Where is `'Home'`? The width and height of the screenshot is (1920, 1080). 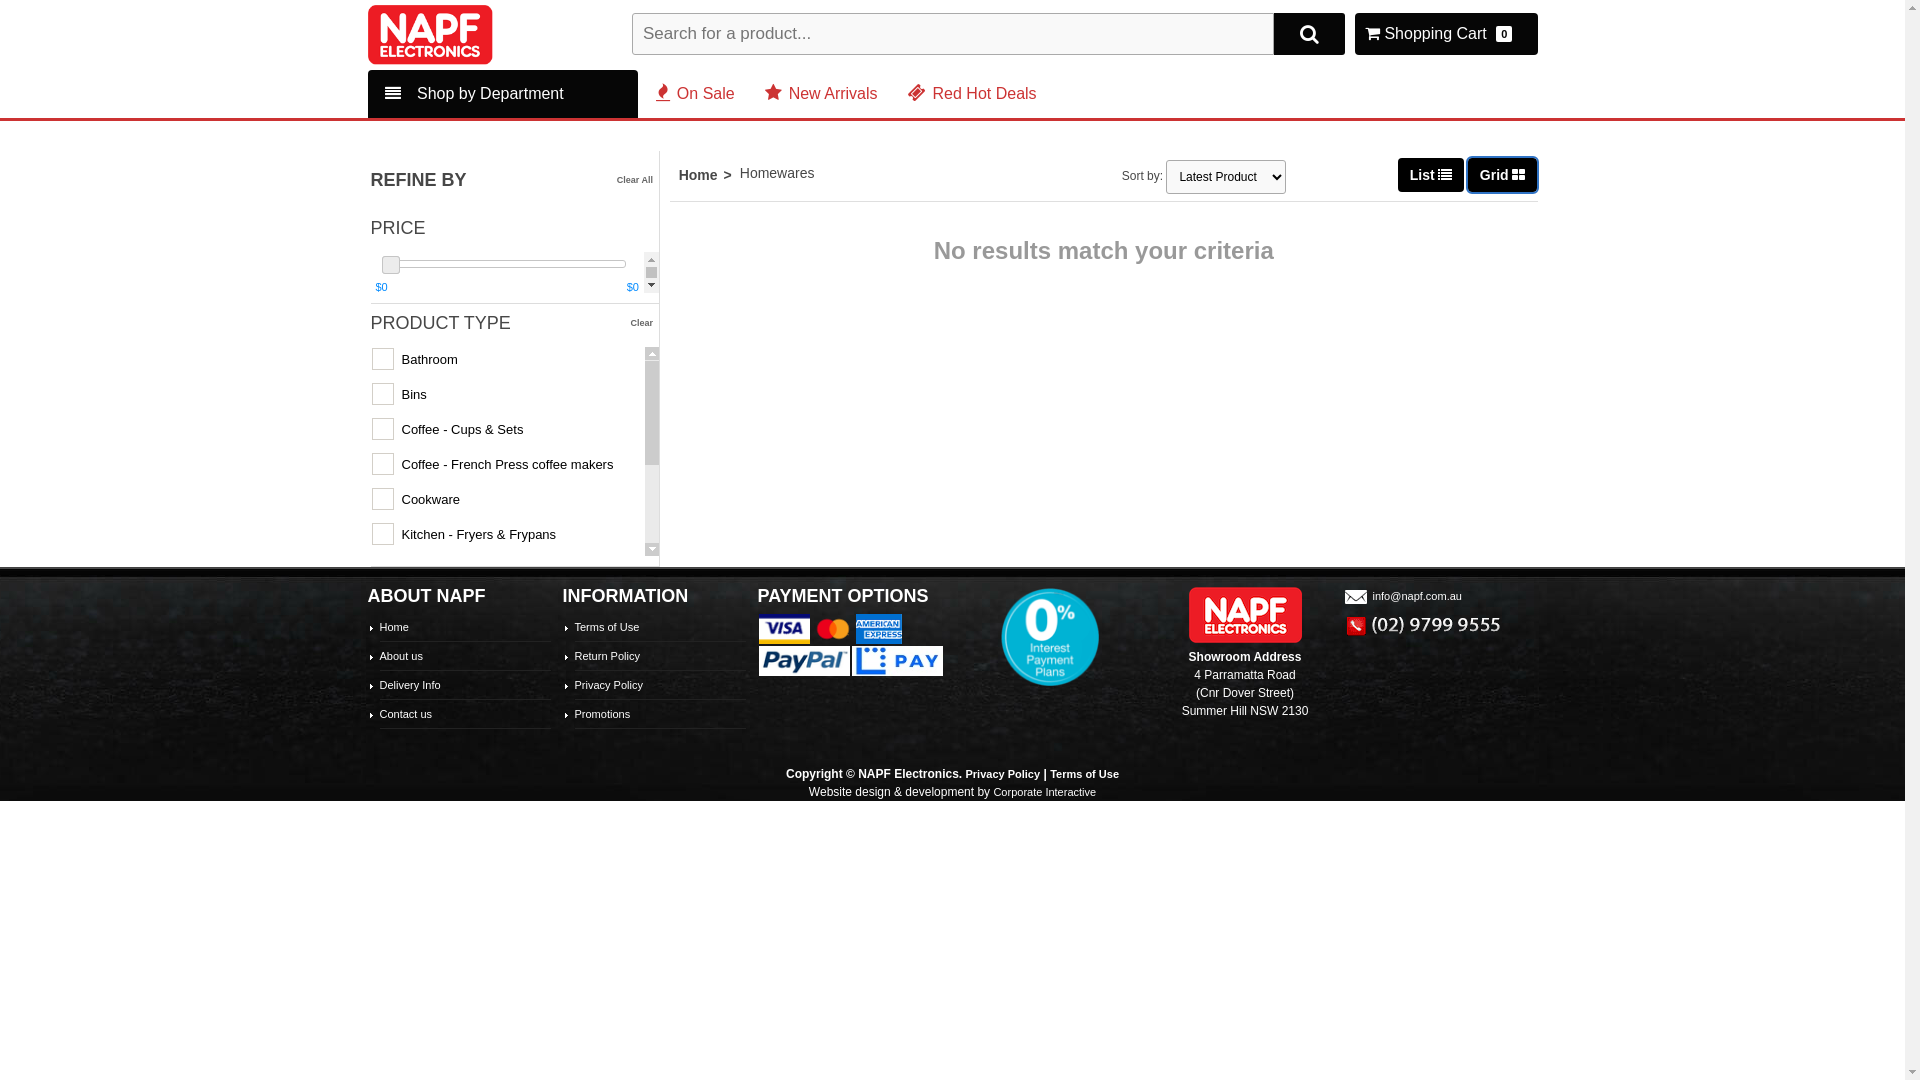 'Home' is located at coordinates (678, 173).